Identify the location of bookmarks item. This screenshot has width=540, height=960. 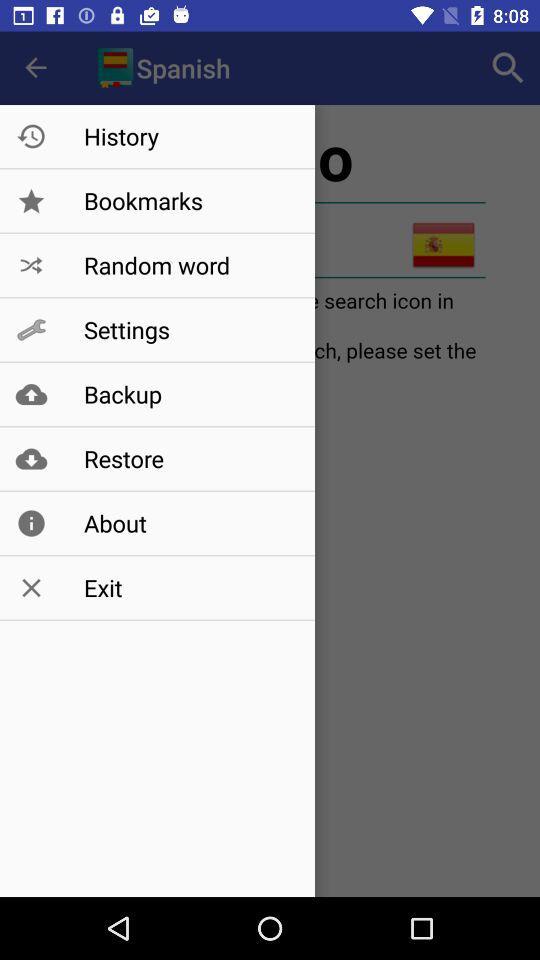
(189, 201).